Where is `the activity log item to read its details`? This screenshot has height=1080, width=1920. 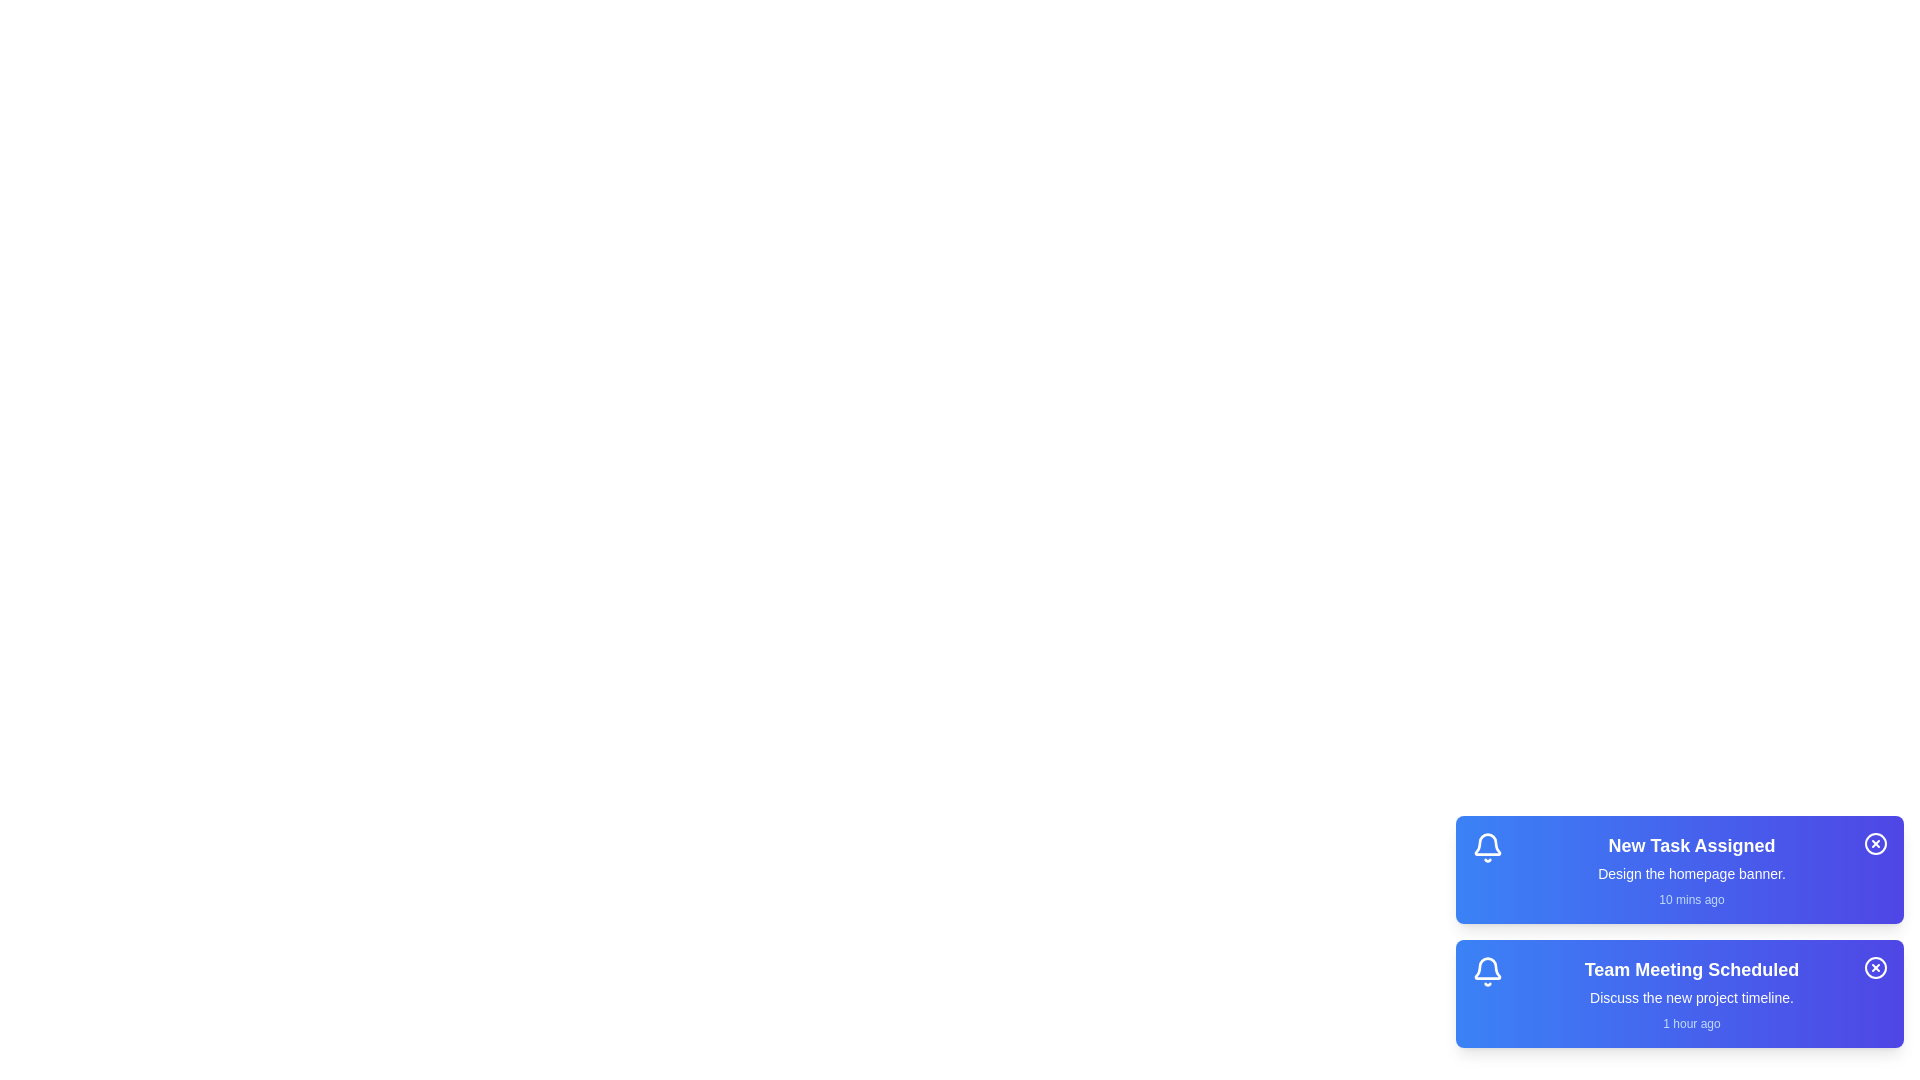
the activity log item to read its details is located at coordinates (1690, 869).